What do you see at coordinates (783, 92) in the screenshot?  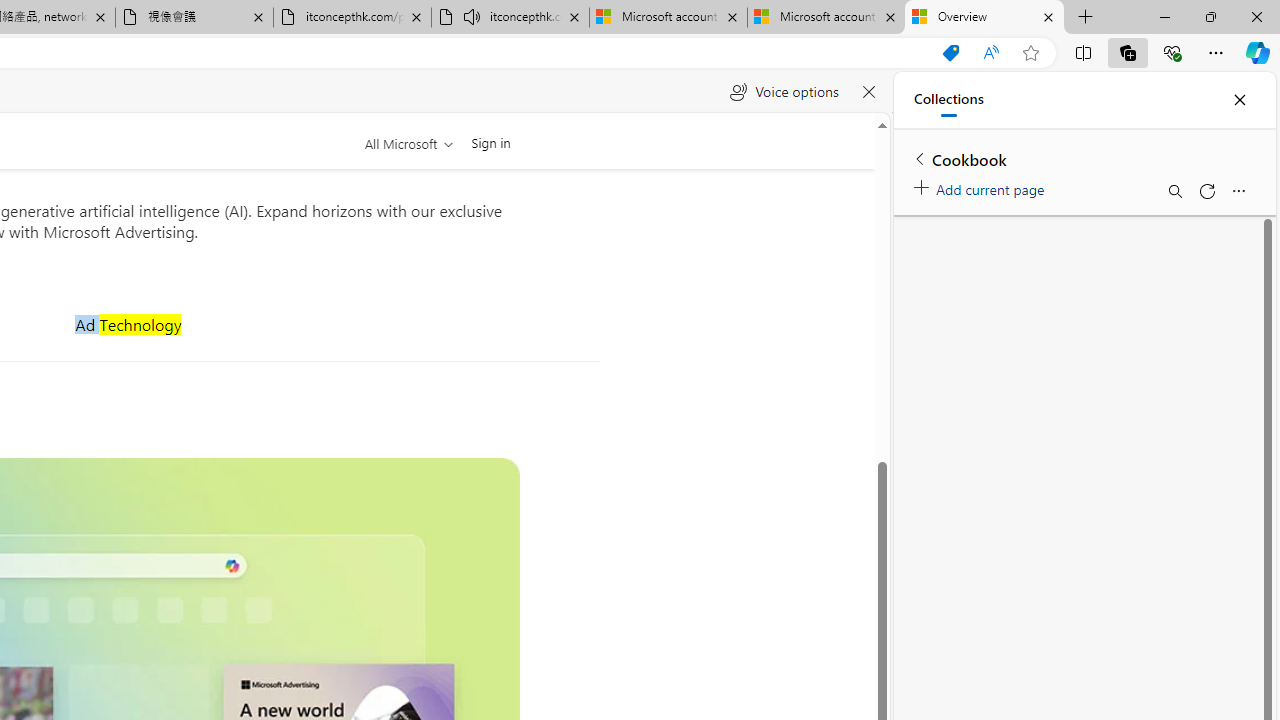 I see `'Voice options'` at bounding box center [783, 92].